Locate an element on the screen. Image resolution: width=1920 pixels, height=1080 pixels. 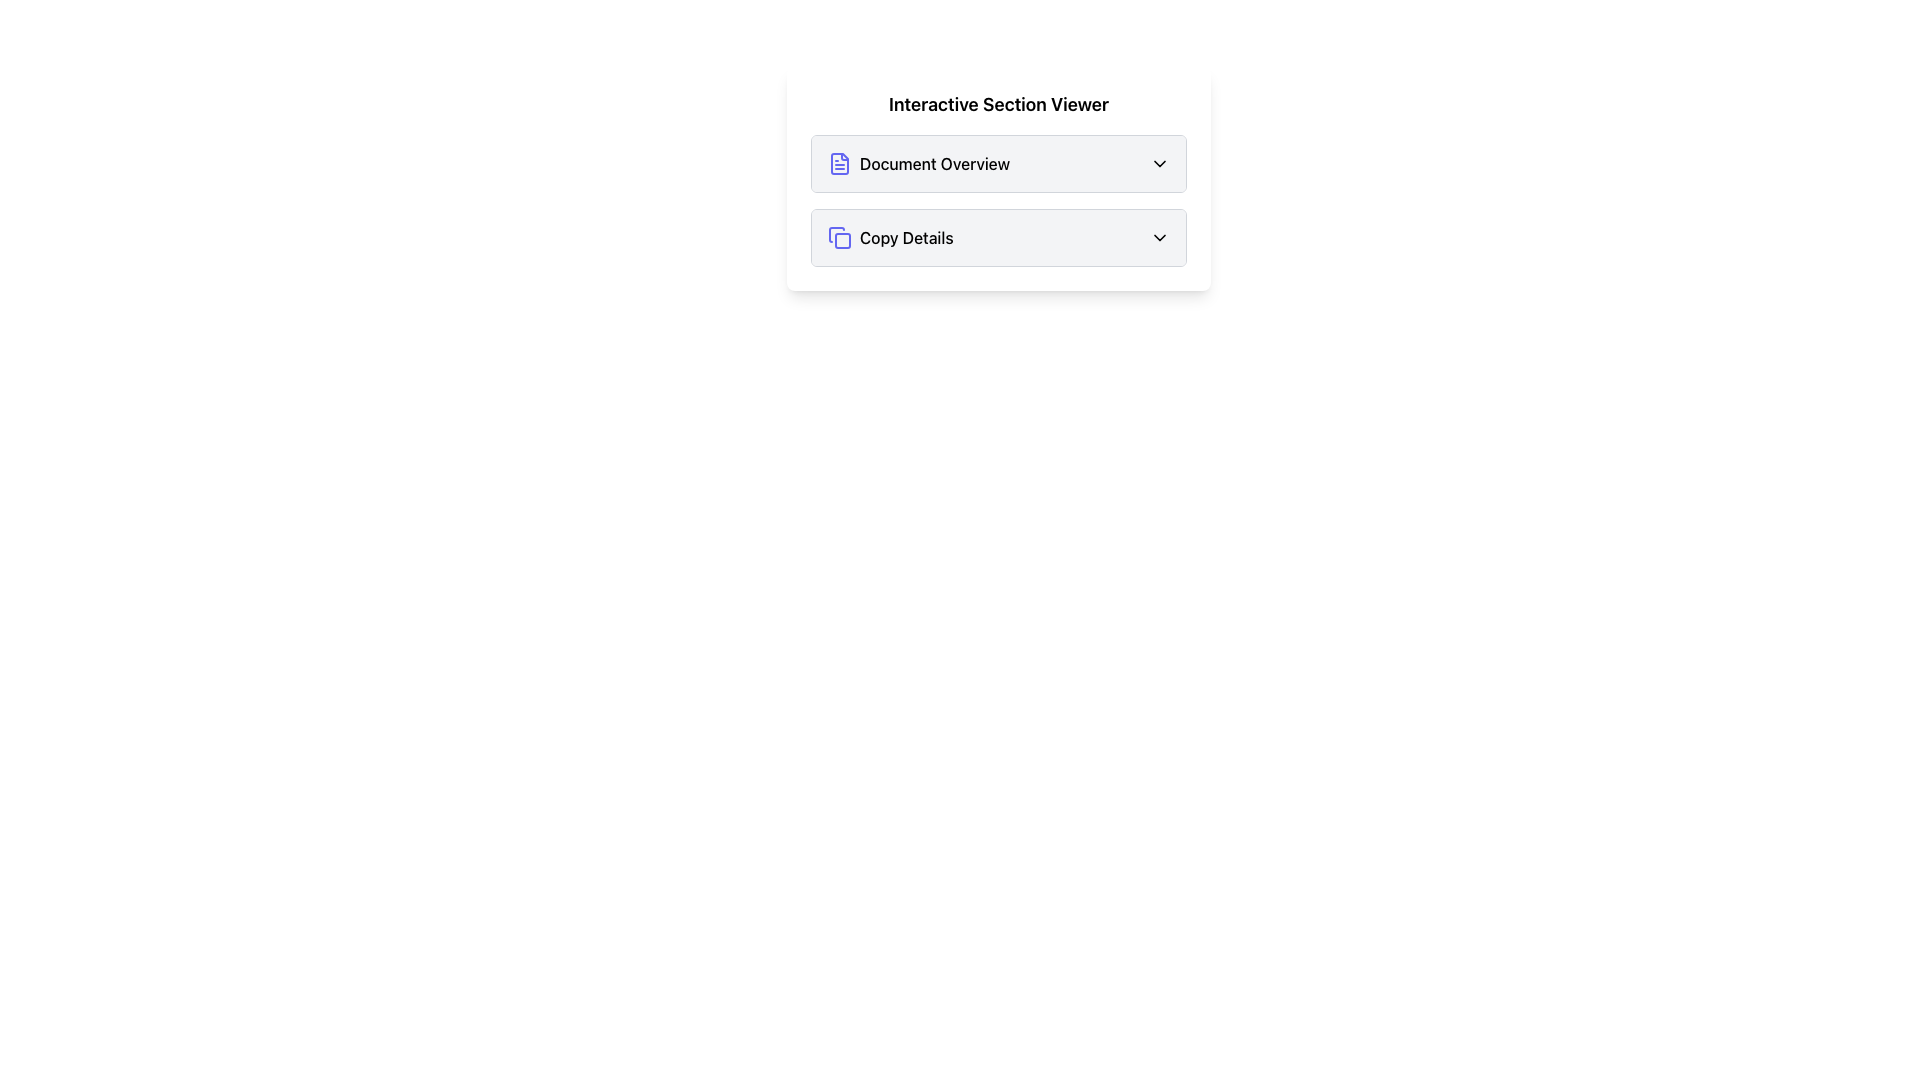
the indigo document icon located to the left of the 'Document Overview' label in the interactive viewer is located at coordinates (840, 163).